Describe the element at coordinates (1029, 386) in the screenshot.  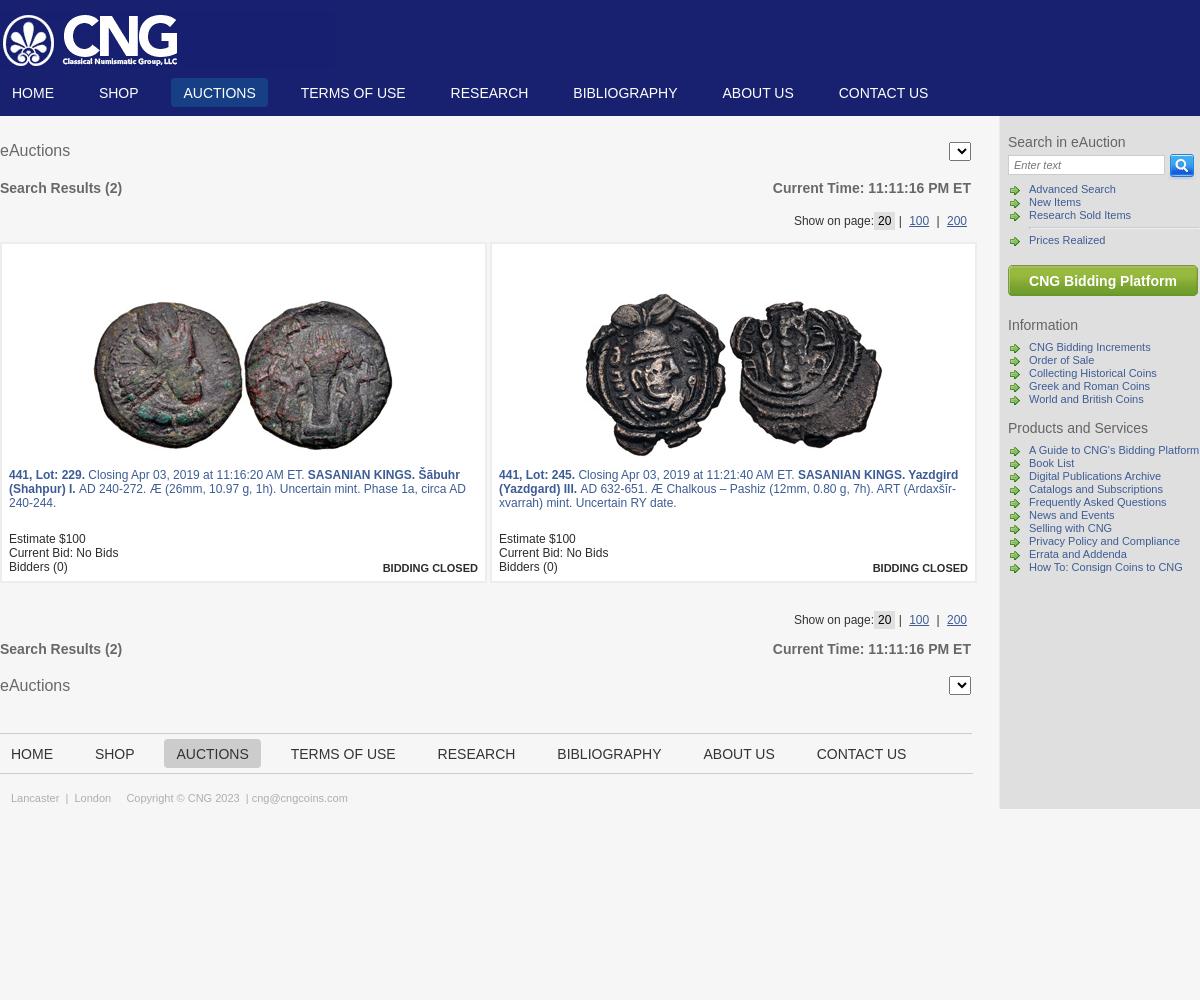
I see `'Greek and Roman Coins'` at that location.